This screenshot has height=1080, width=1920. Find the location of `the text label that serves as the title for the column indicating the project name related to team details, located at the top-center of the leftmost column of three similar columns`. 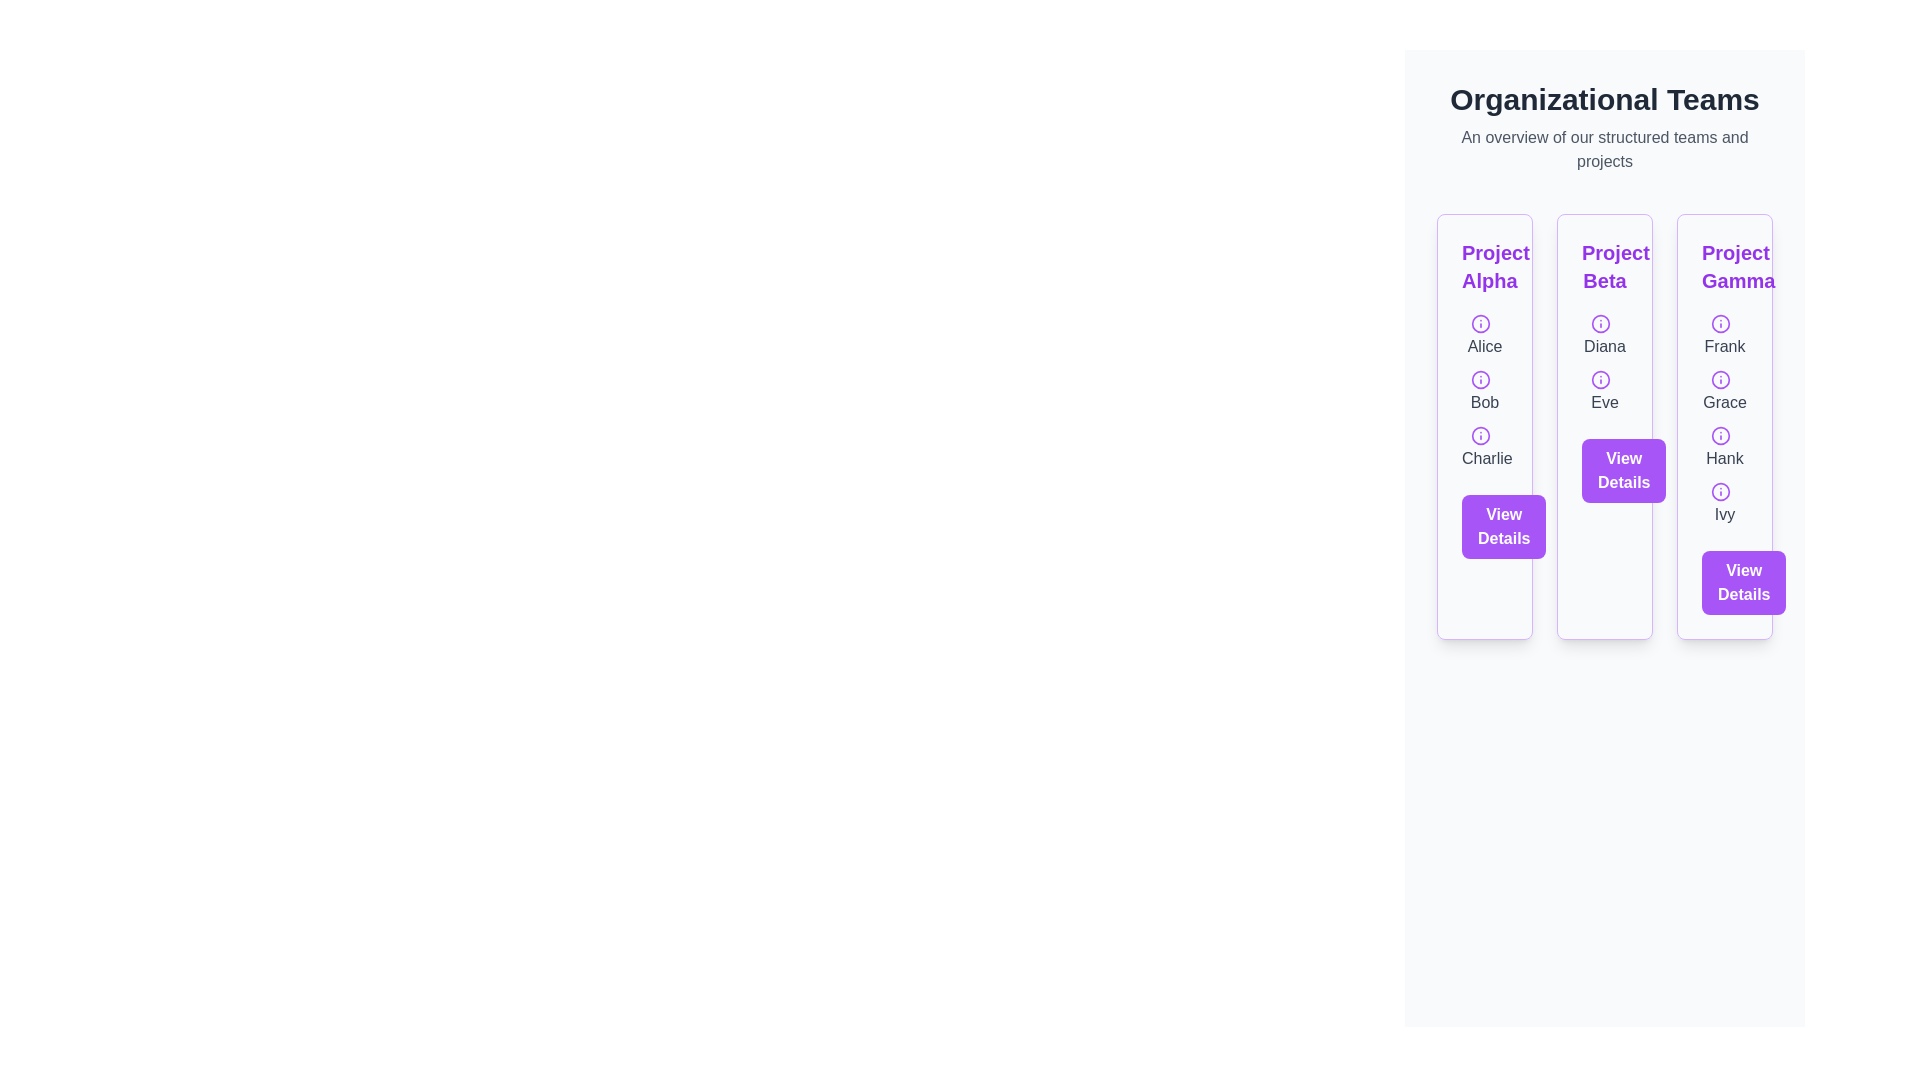

the text label that serves as the title for the column indicating the project name related to team details, located at the top-center of the leftmost column of three similar columns is located at coordinates (1484, 265).